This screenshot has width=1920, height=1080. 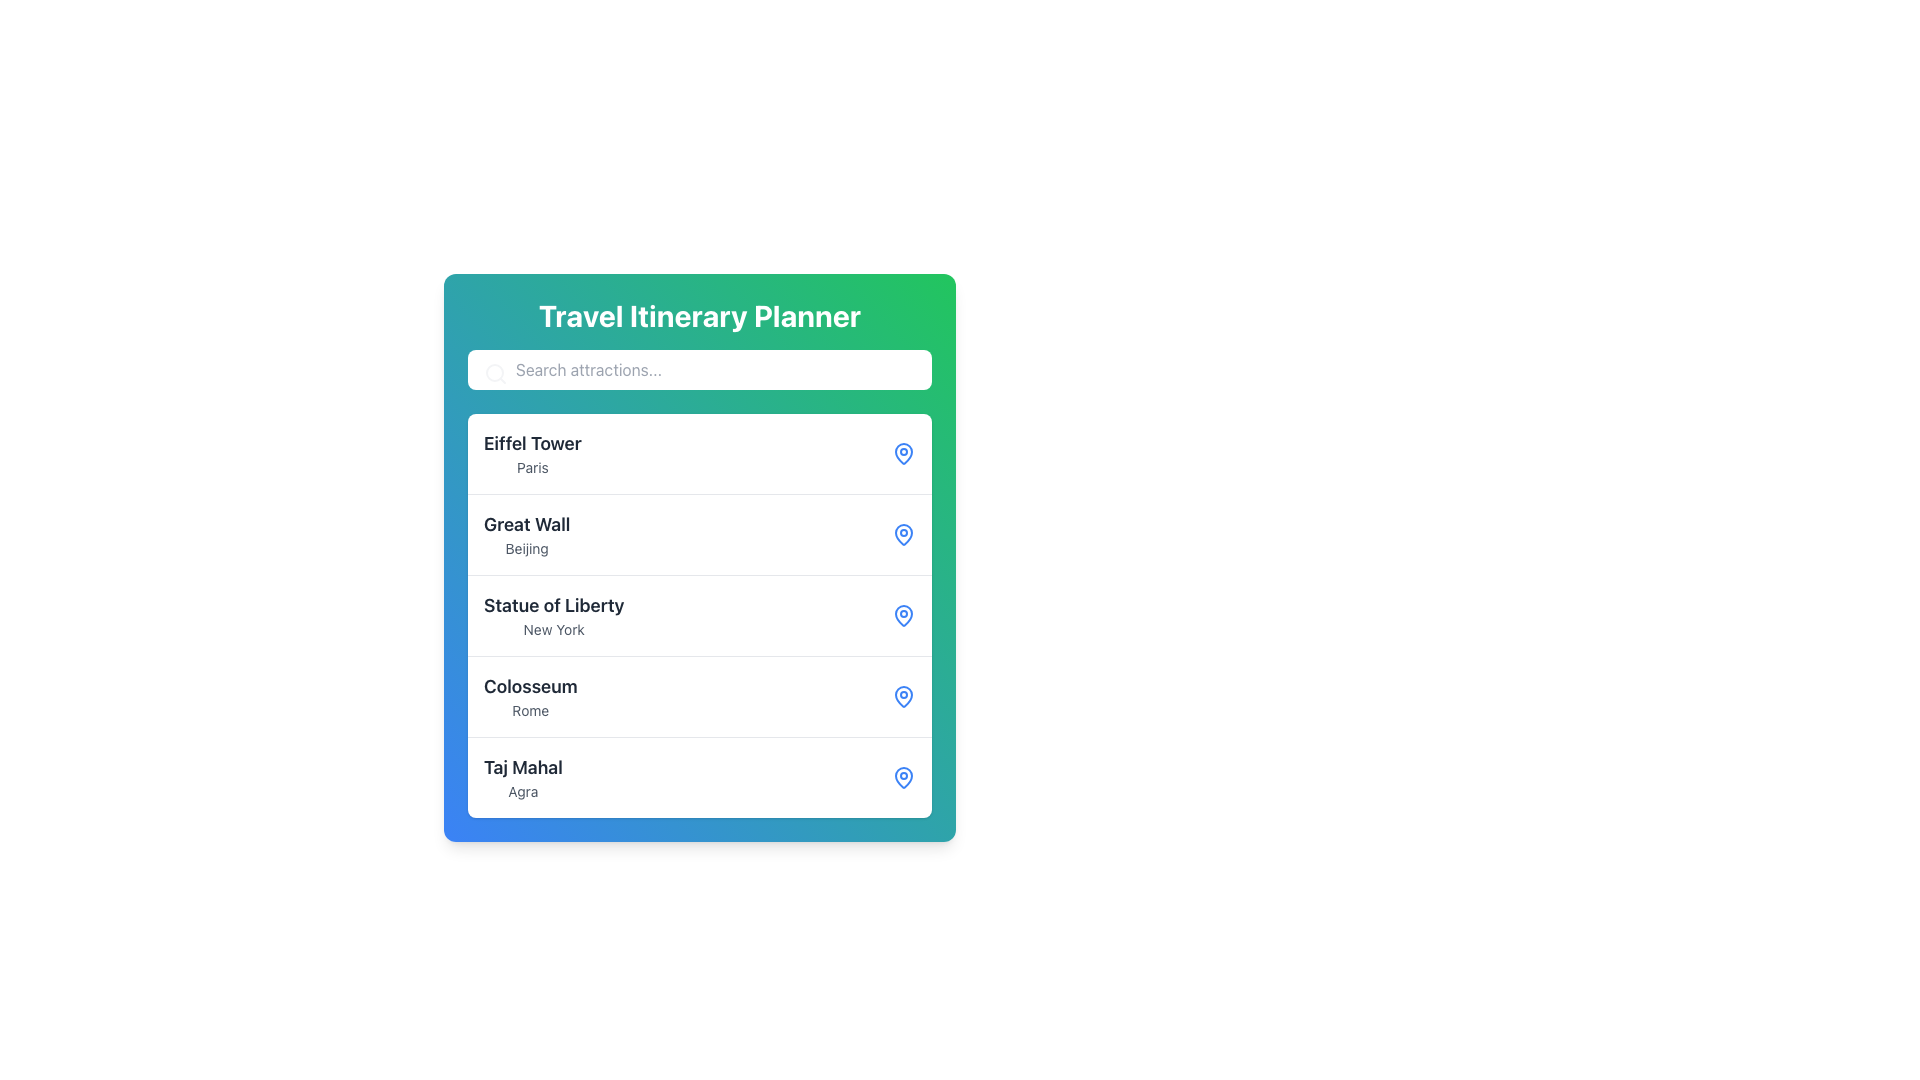 I want to click on label displaying the location 'Great Wall' which is the second item in the travel destinations list within the 'Travel Itinerary Planner', so click(x=527, y=534).